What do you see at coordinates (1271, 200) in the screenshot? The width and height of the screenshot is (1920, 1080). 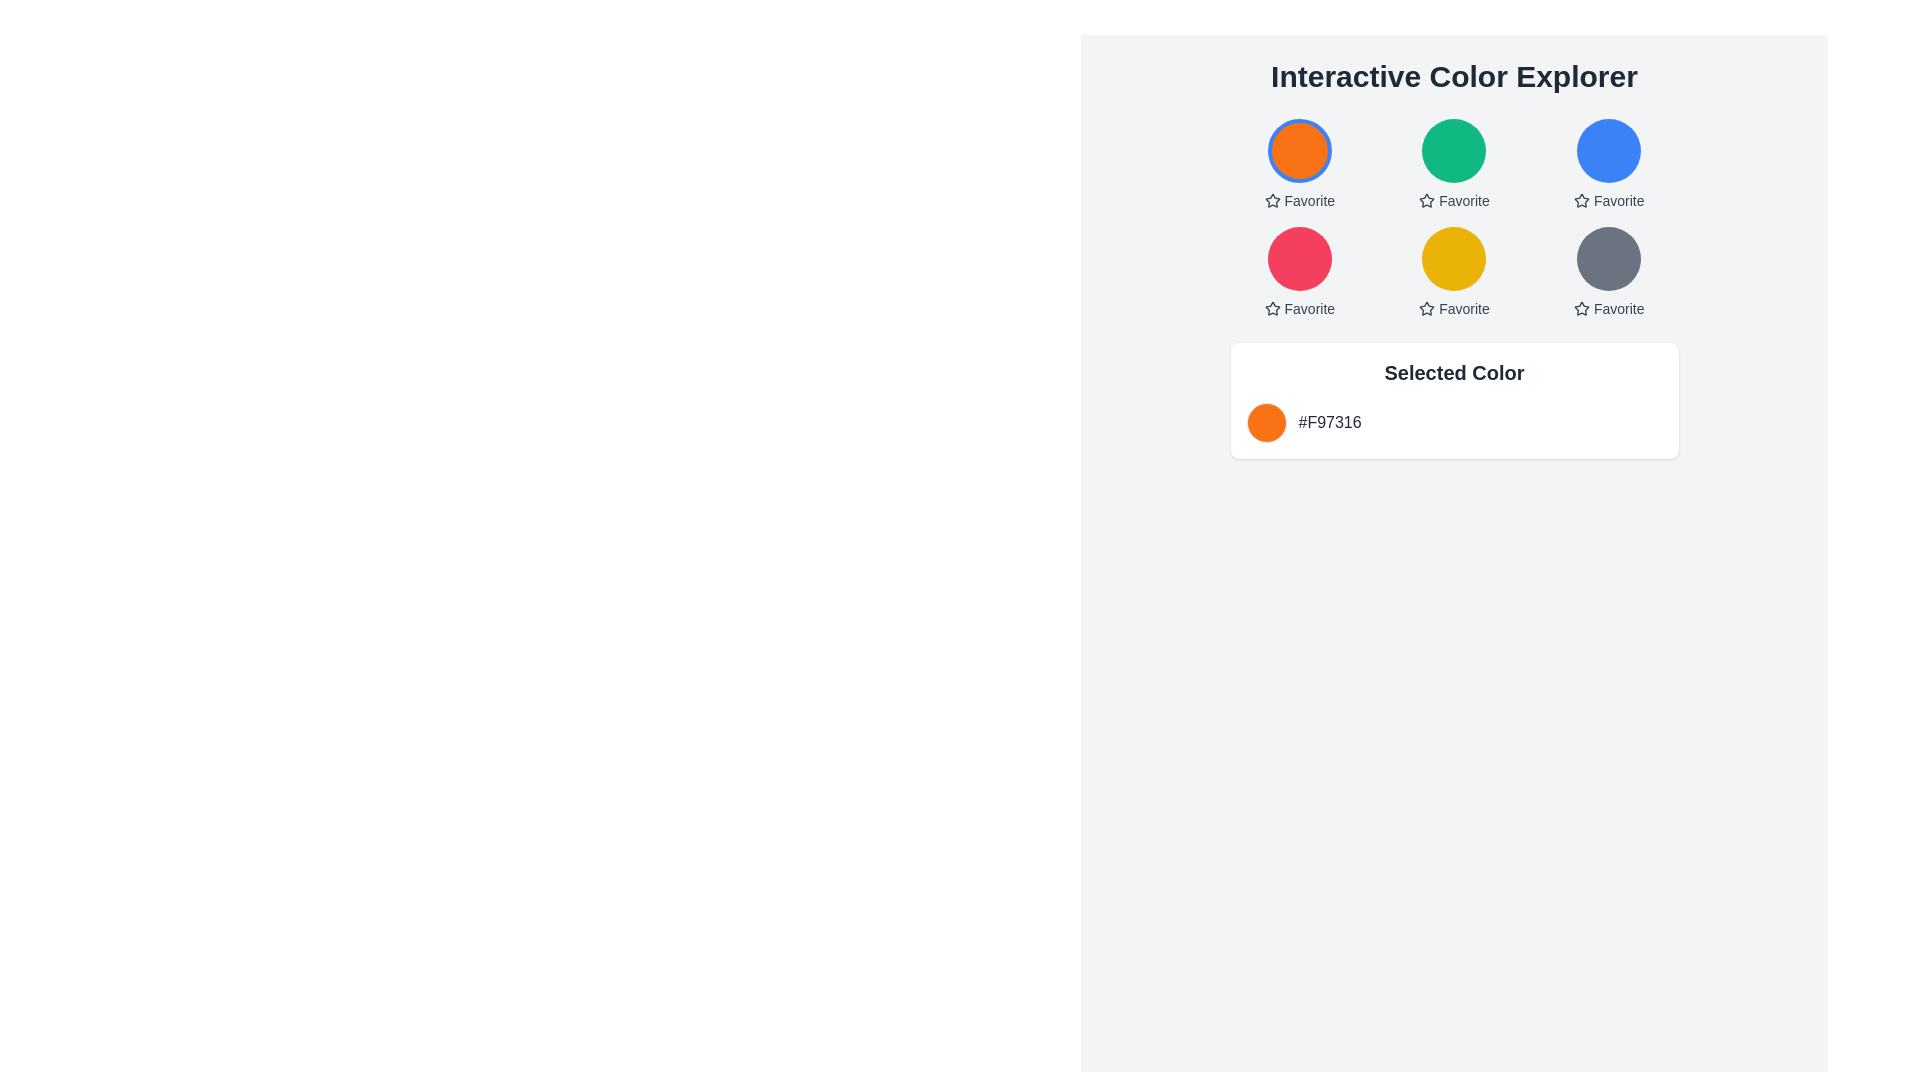 I see `the first star icon in the vertical list of 'Favorite' indicators to mark the associated item as a favorite` at bounding box center [1271, 200].